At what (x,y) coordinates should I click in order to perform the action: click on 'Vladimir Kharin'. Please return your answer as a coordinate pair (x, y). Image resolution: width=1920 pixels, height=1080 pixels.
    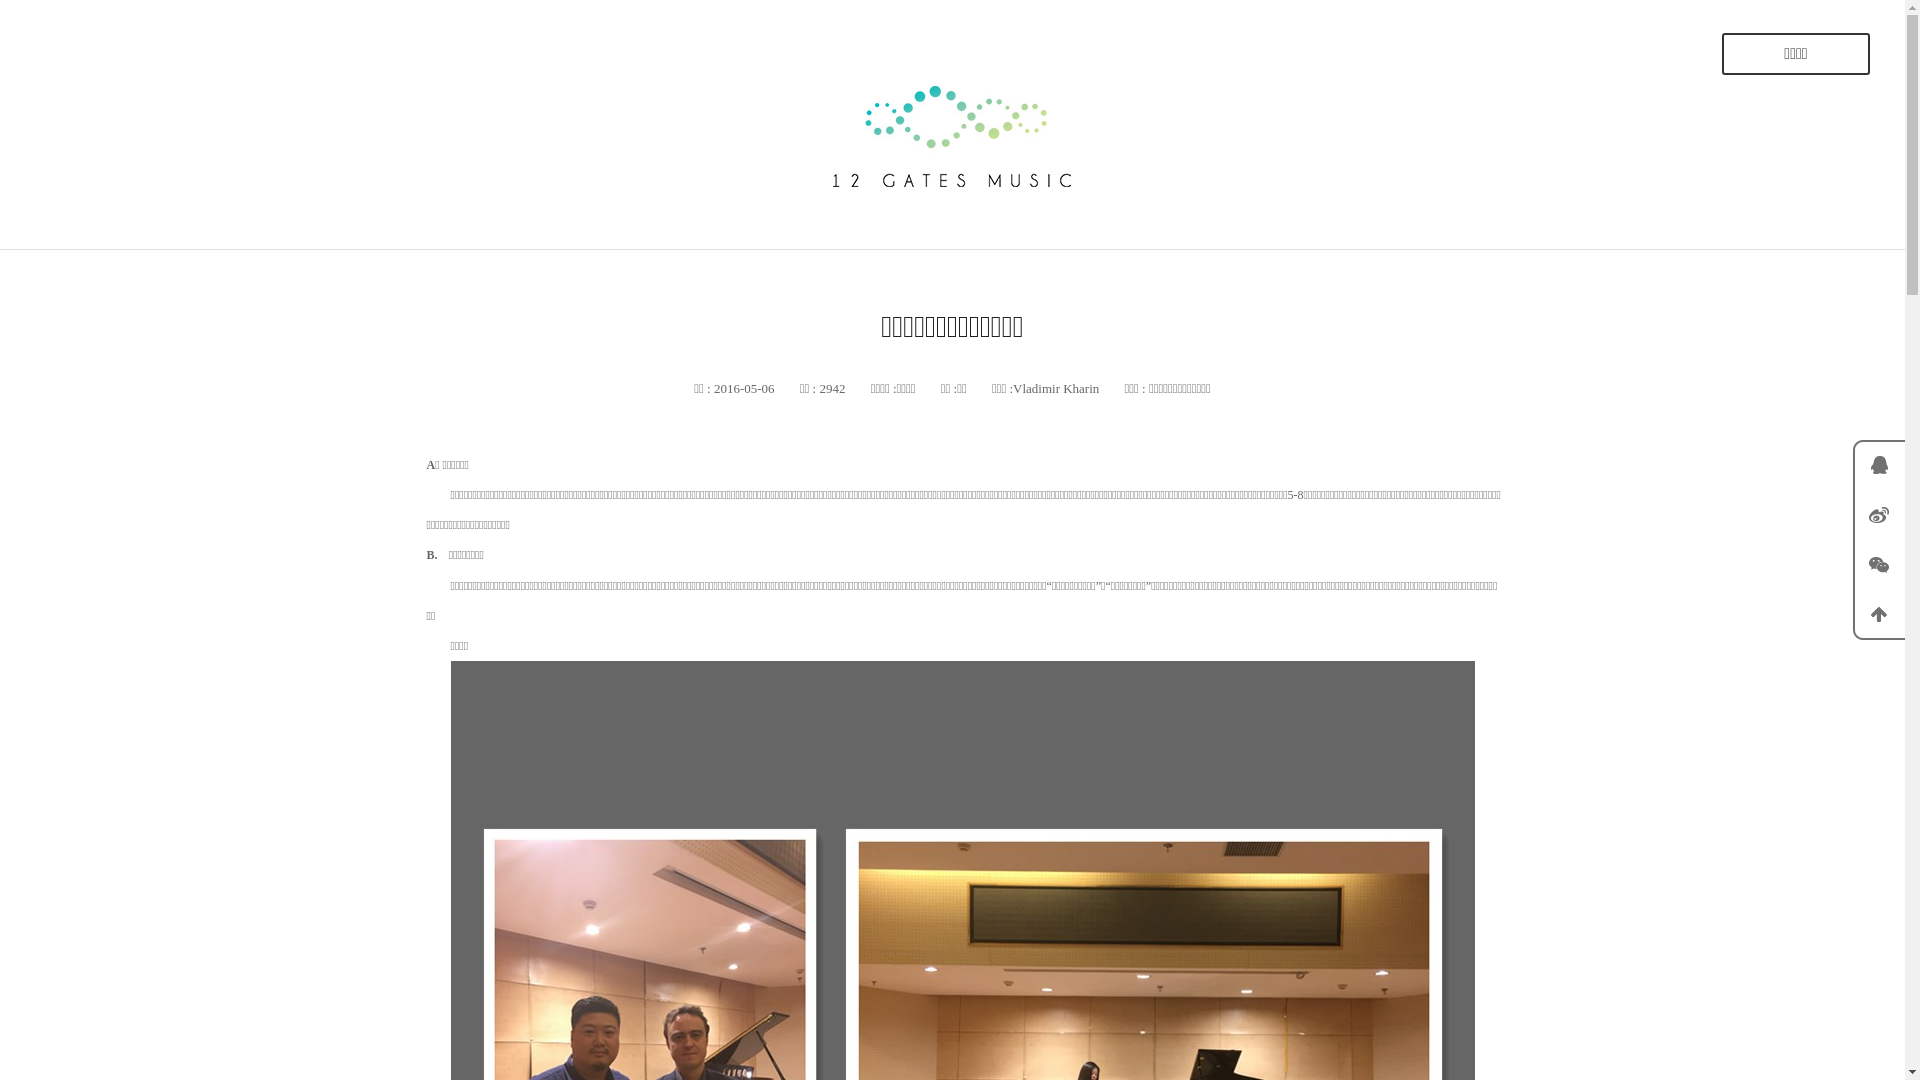
    Looking at the image, I should click on (1055, 388).